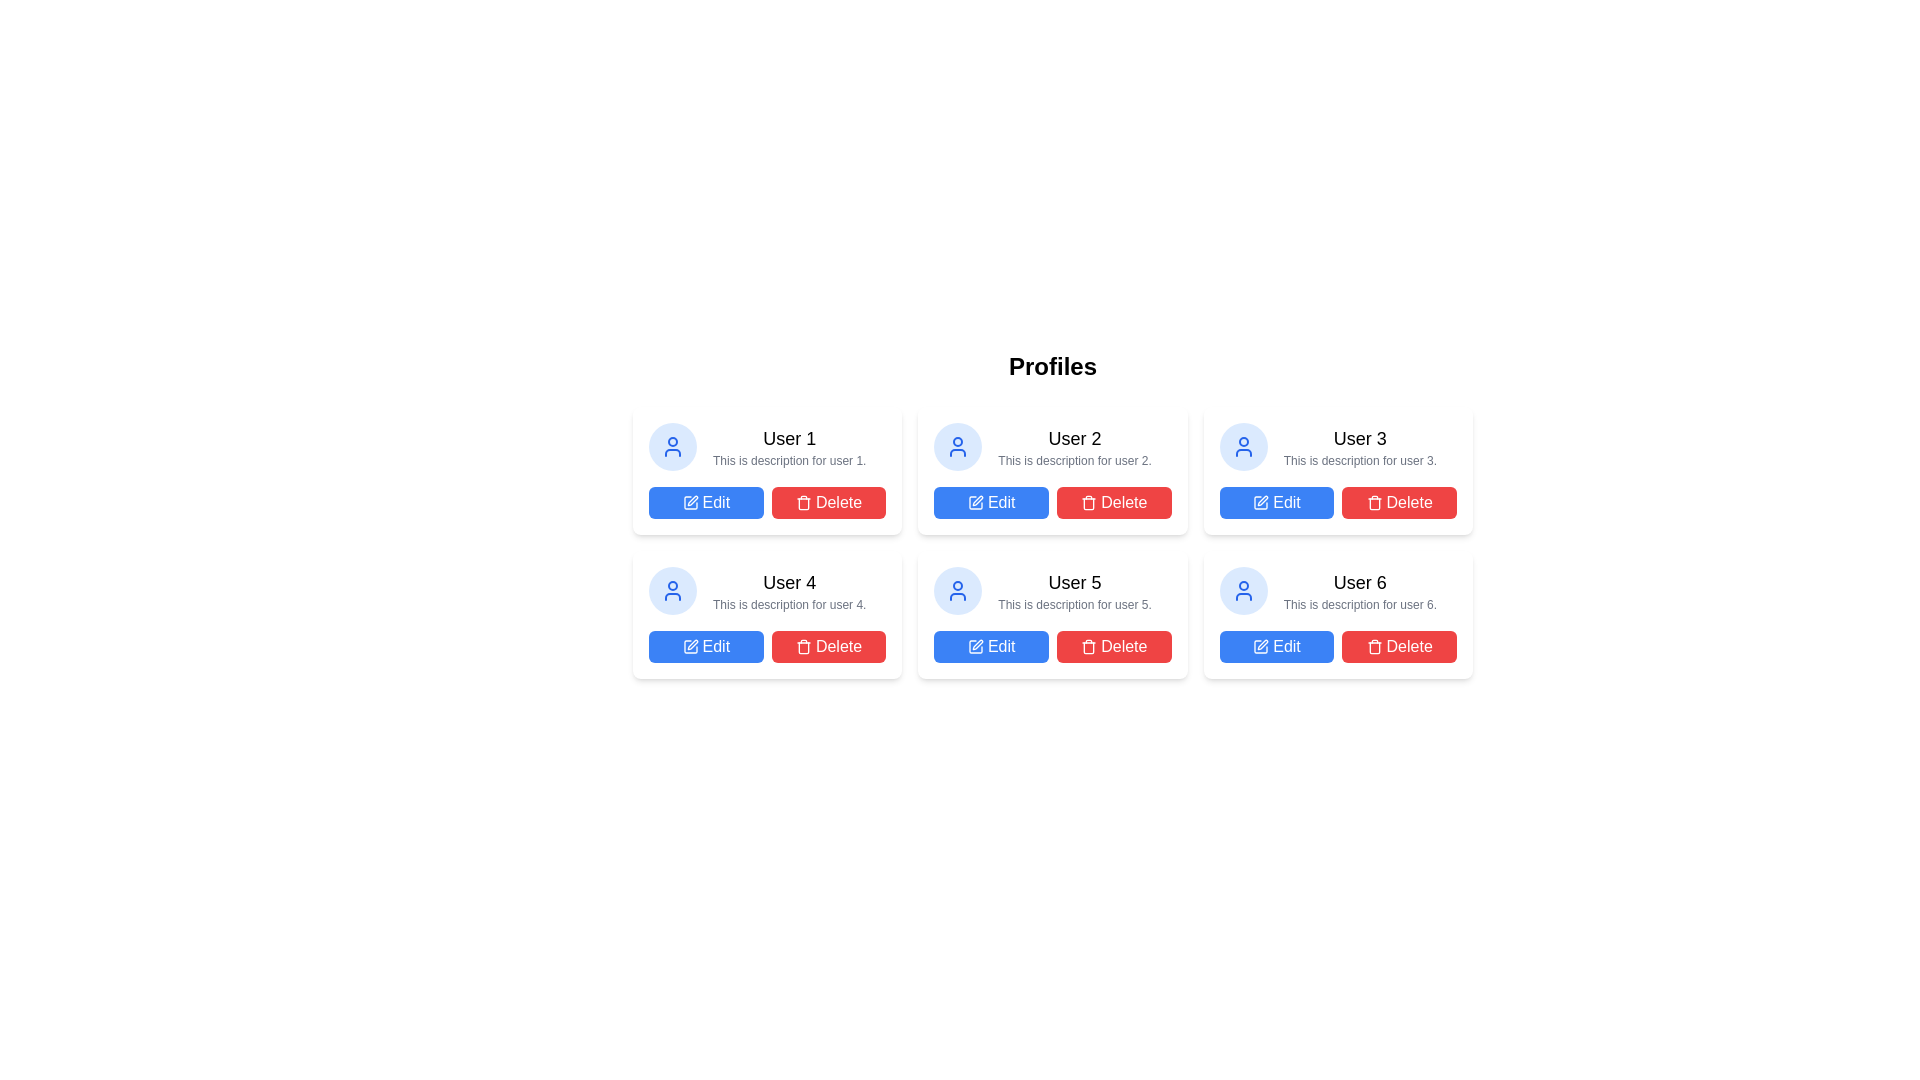 This screenshot has height=1080, width=1920. Describe the element at coordinates (957, 446) in the screenshot. I see `the user icon representing 'User 2' in the profiles grid, which is located in the top row, second column with a circular light-blue background` at that location.